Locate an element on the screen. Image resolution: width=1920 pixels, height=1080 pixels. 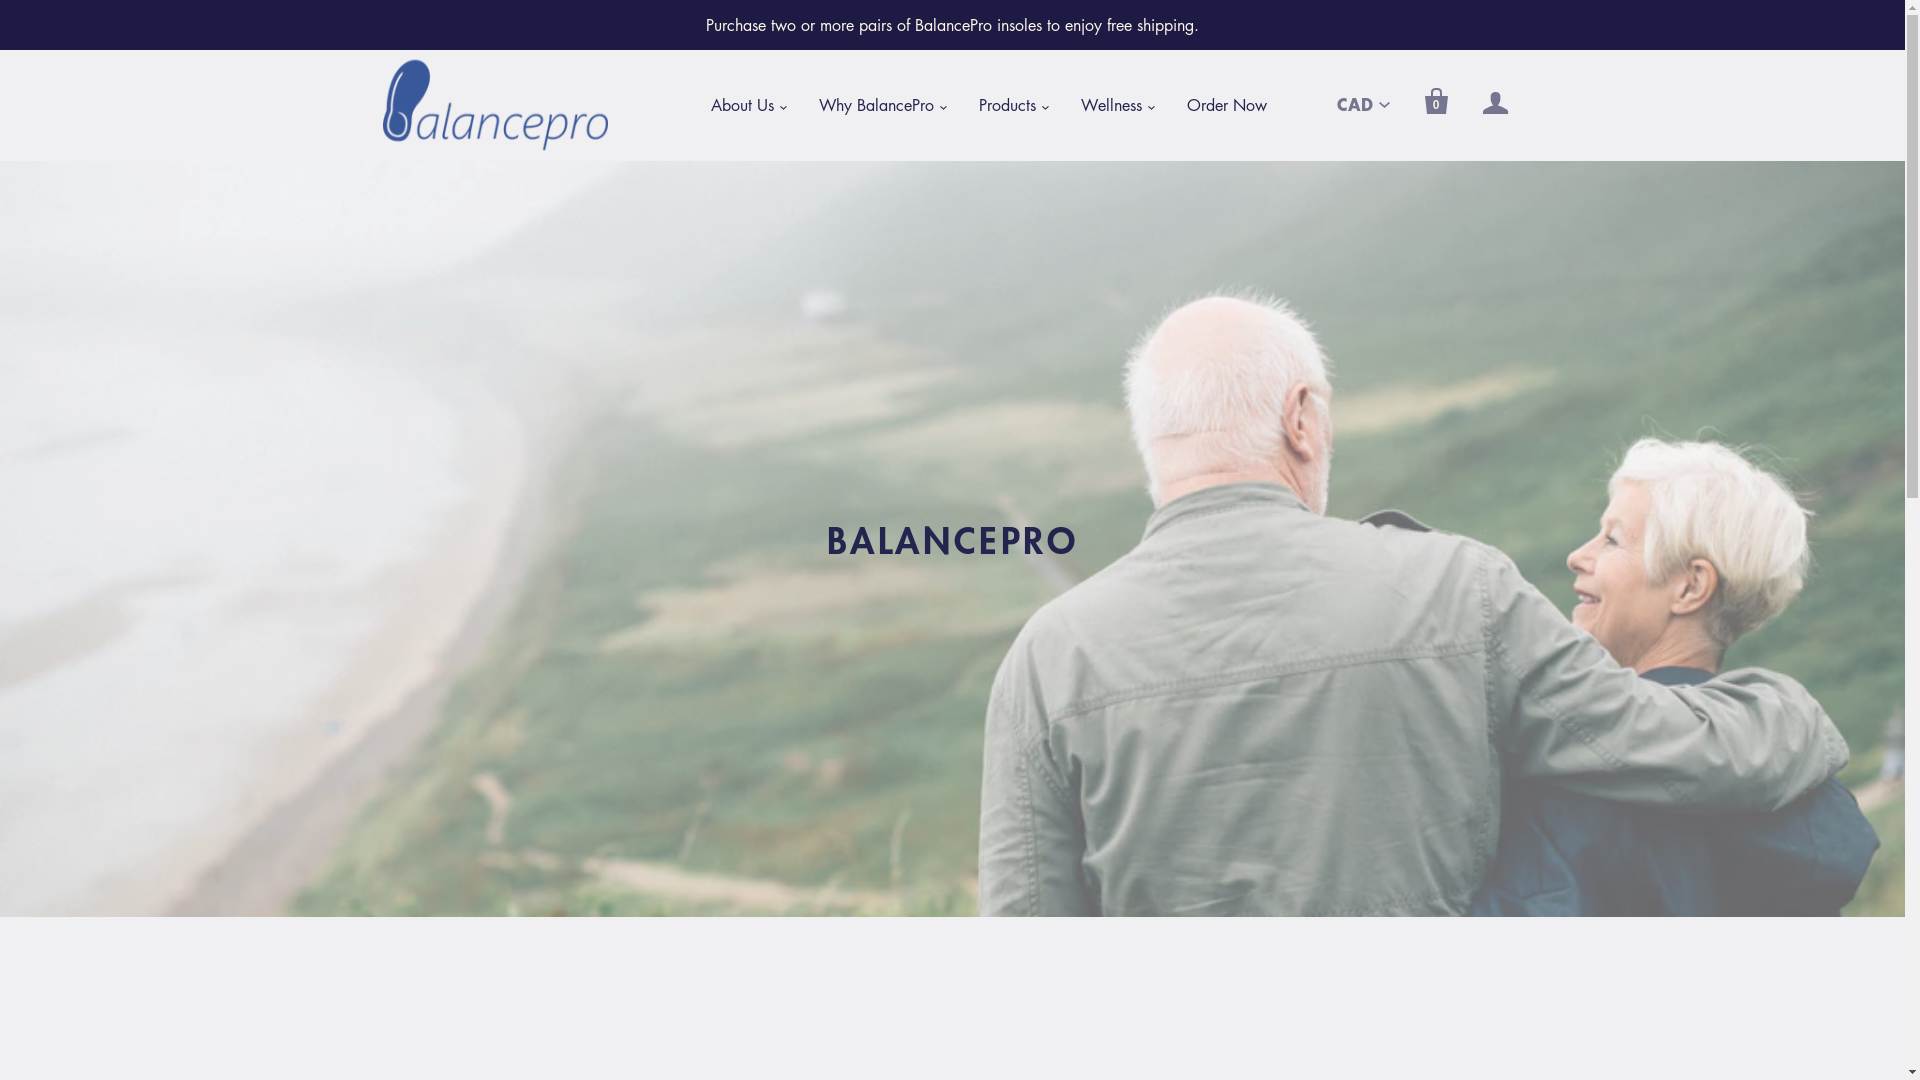
'About Us' is located at coordinates (740, 104).